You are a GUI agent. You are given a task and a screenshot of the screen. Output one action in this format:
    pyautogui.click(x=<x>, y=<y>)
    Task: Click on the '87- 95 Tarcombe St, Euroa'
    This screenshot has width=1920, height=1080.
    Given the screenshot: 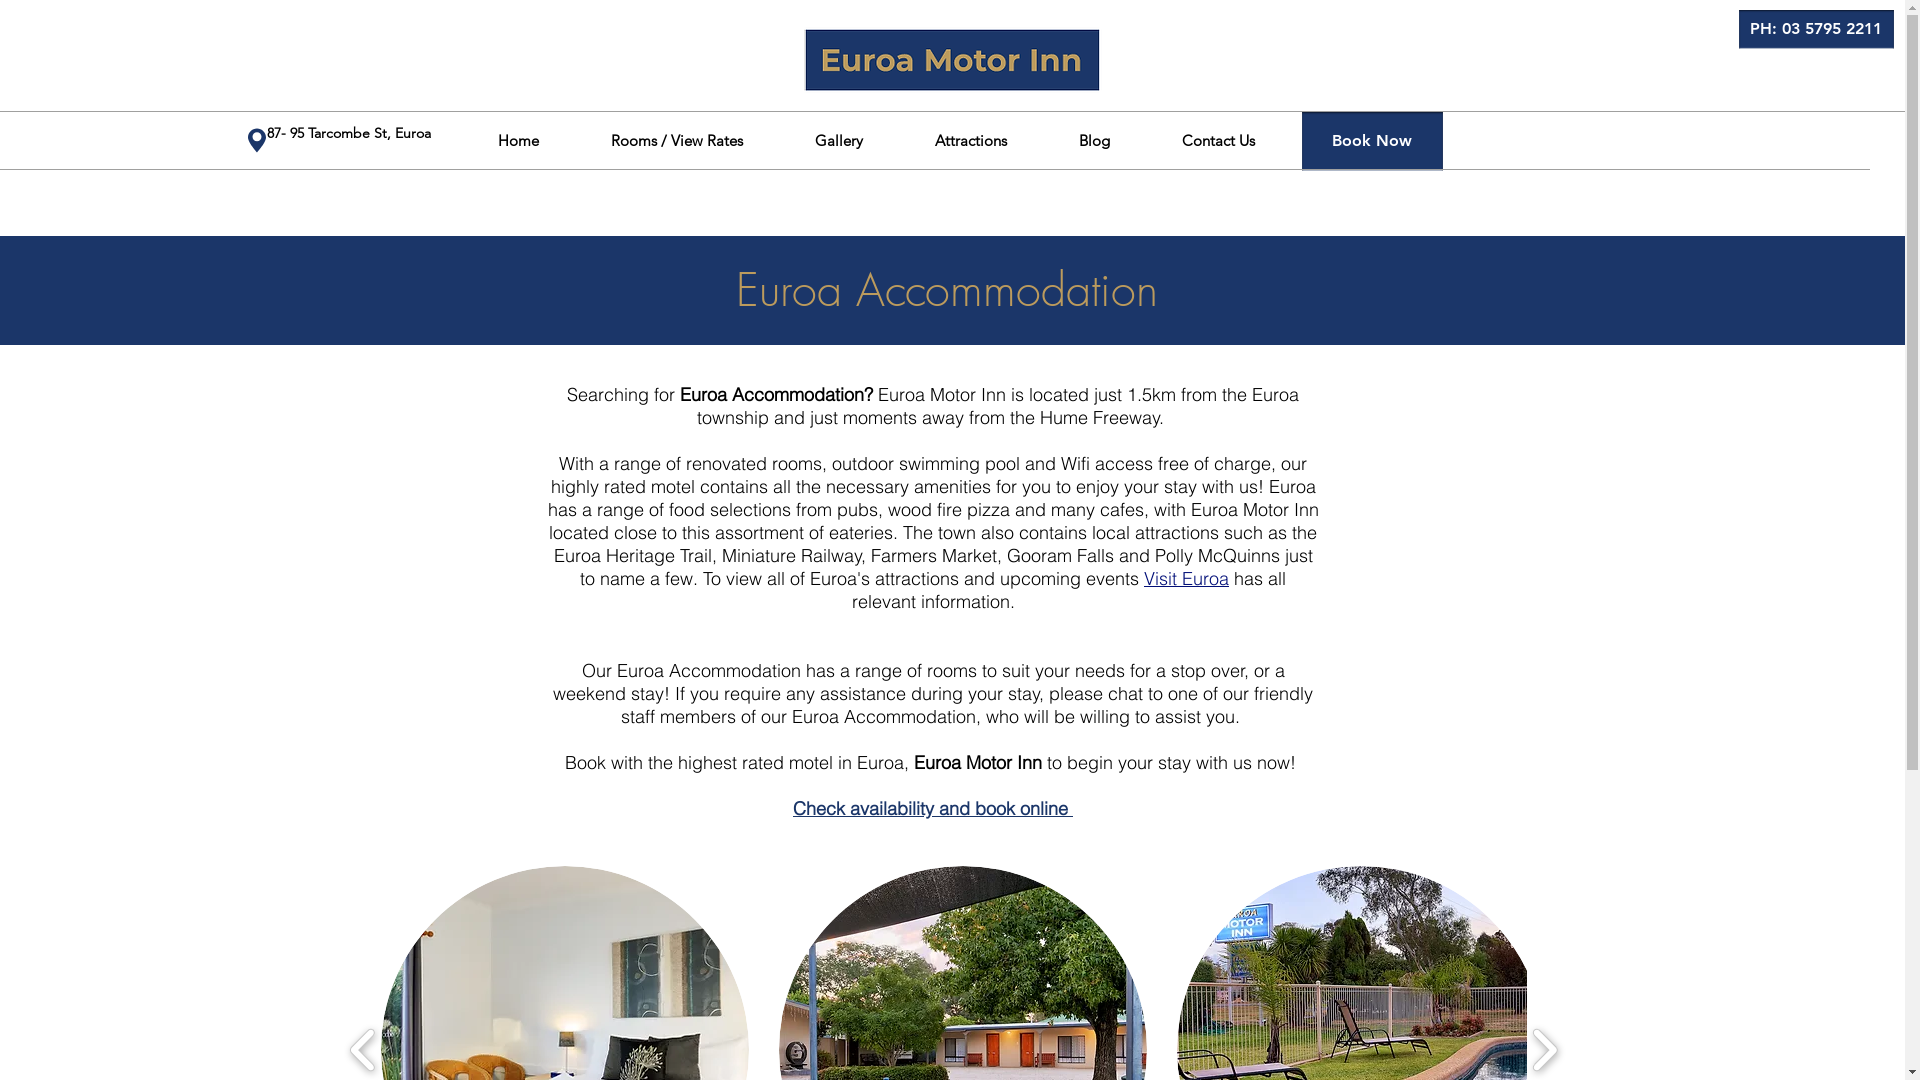 What is the action you would take?
    pyautogui.click(x=349, y=132)
    